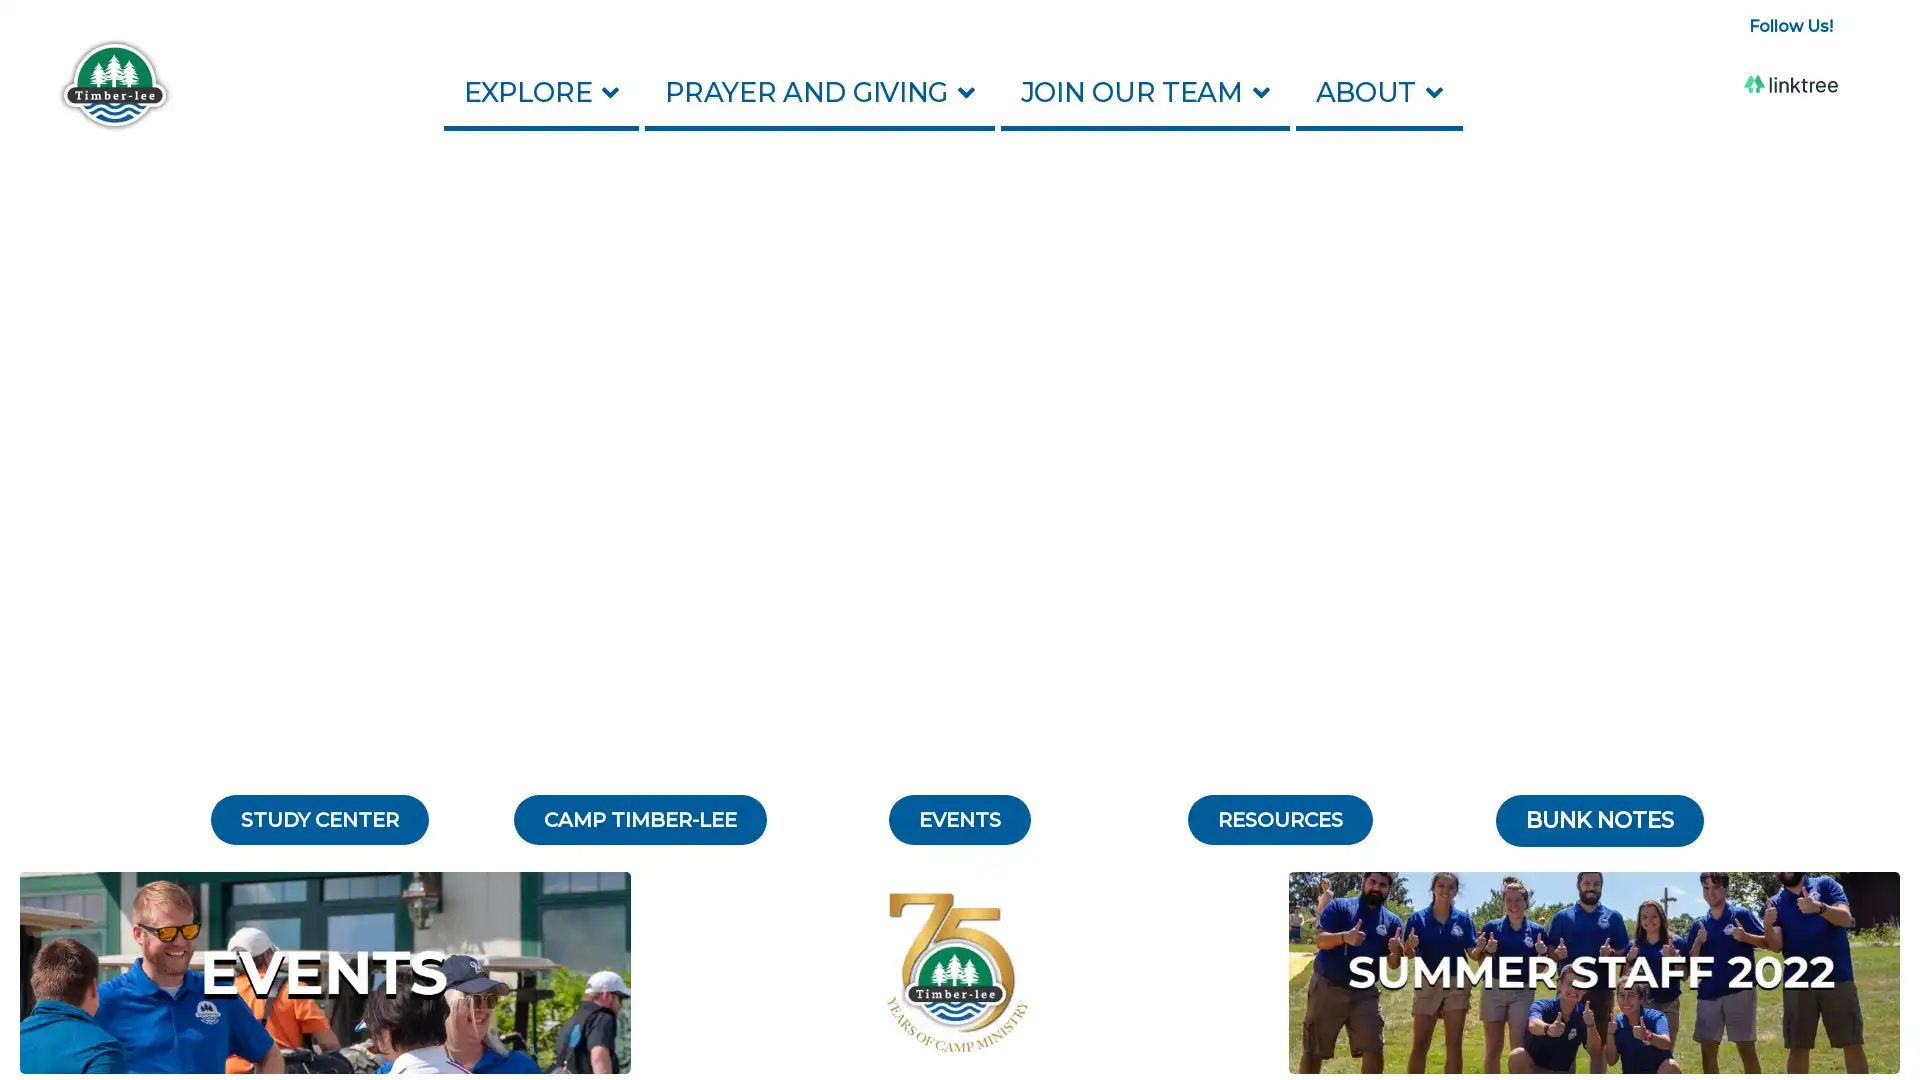 This screenshot has height=1080, width=1920. Describe the element at coordinates (1598, 821) in the screenshot. I see `BUNK NOTES` at that location.